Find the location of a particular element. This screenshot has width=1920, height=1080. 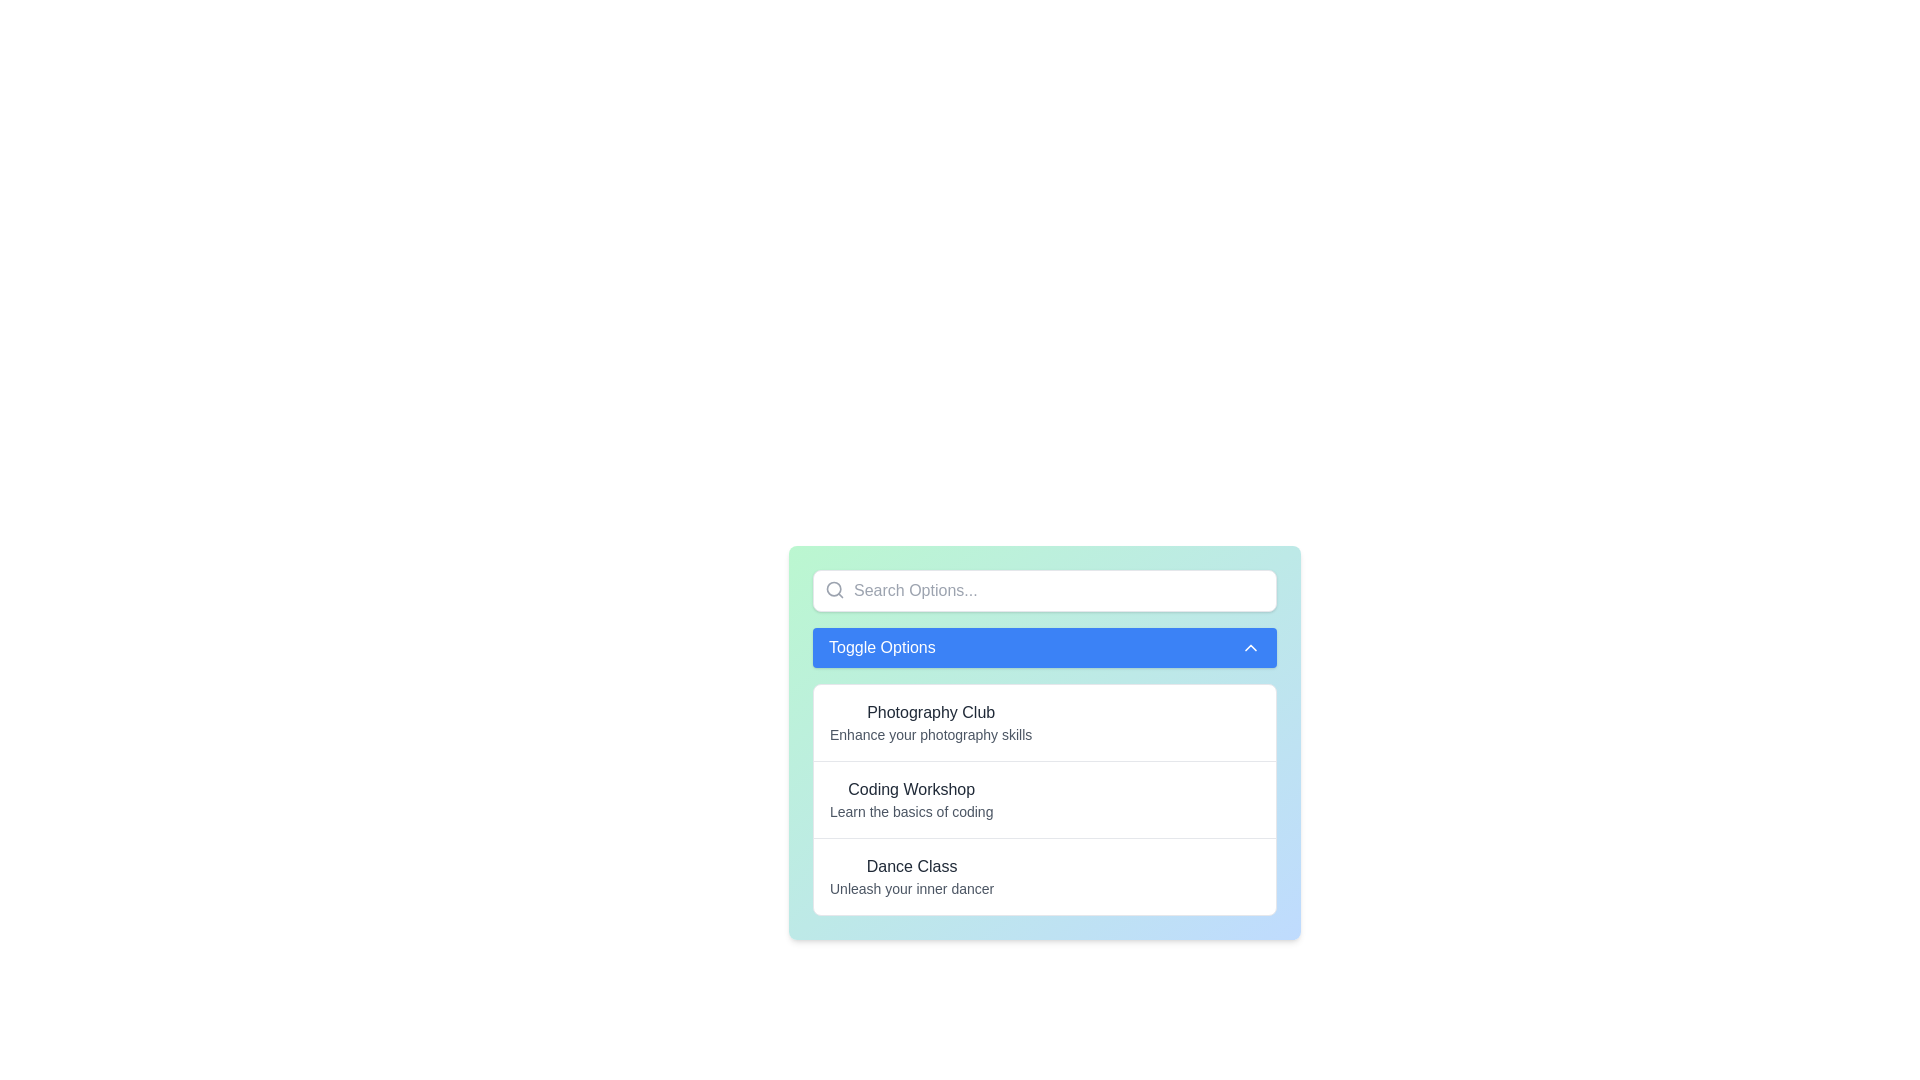

the 'Dance Class' text label, which is styled with medium font weight and dark gray color is located at coordinates (911, 866).